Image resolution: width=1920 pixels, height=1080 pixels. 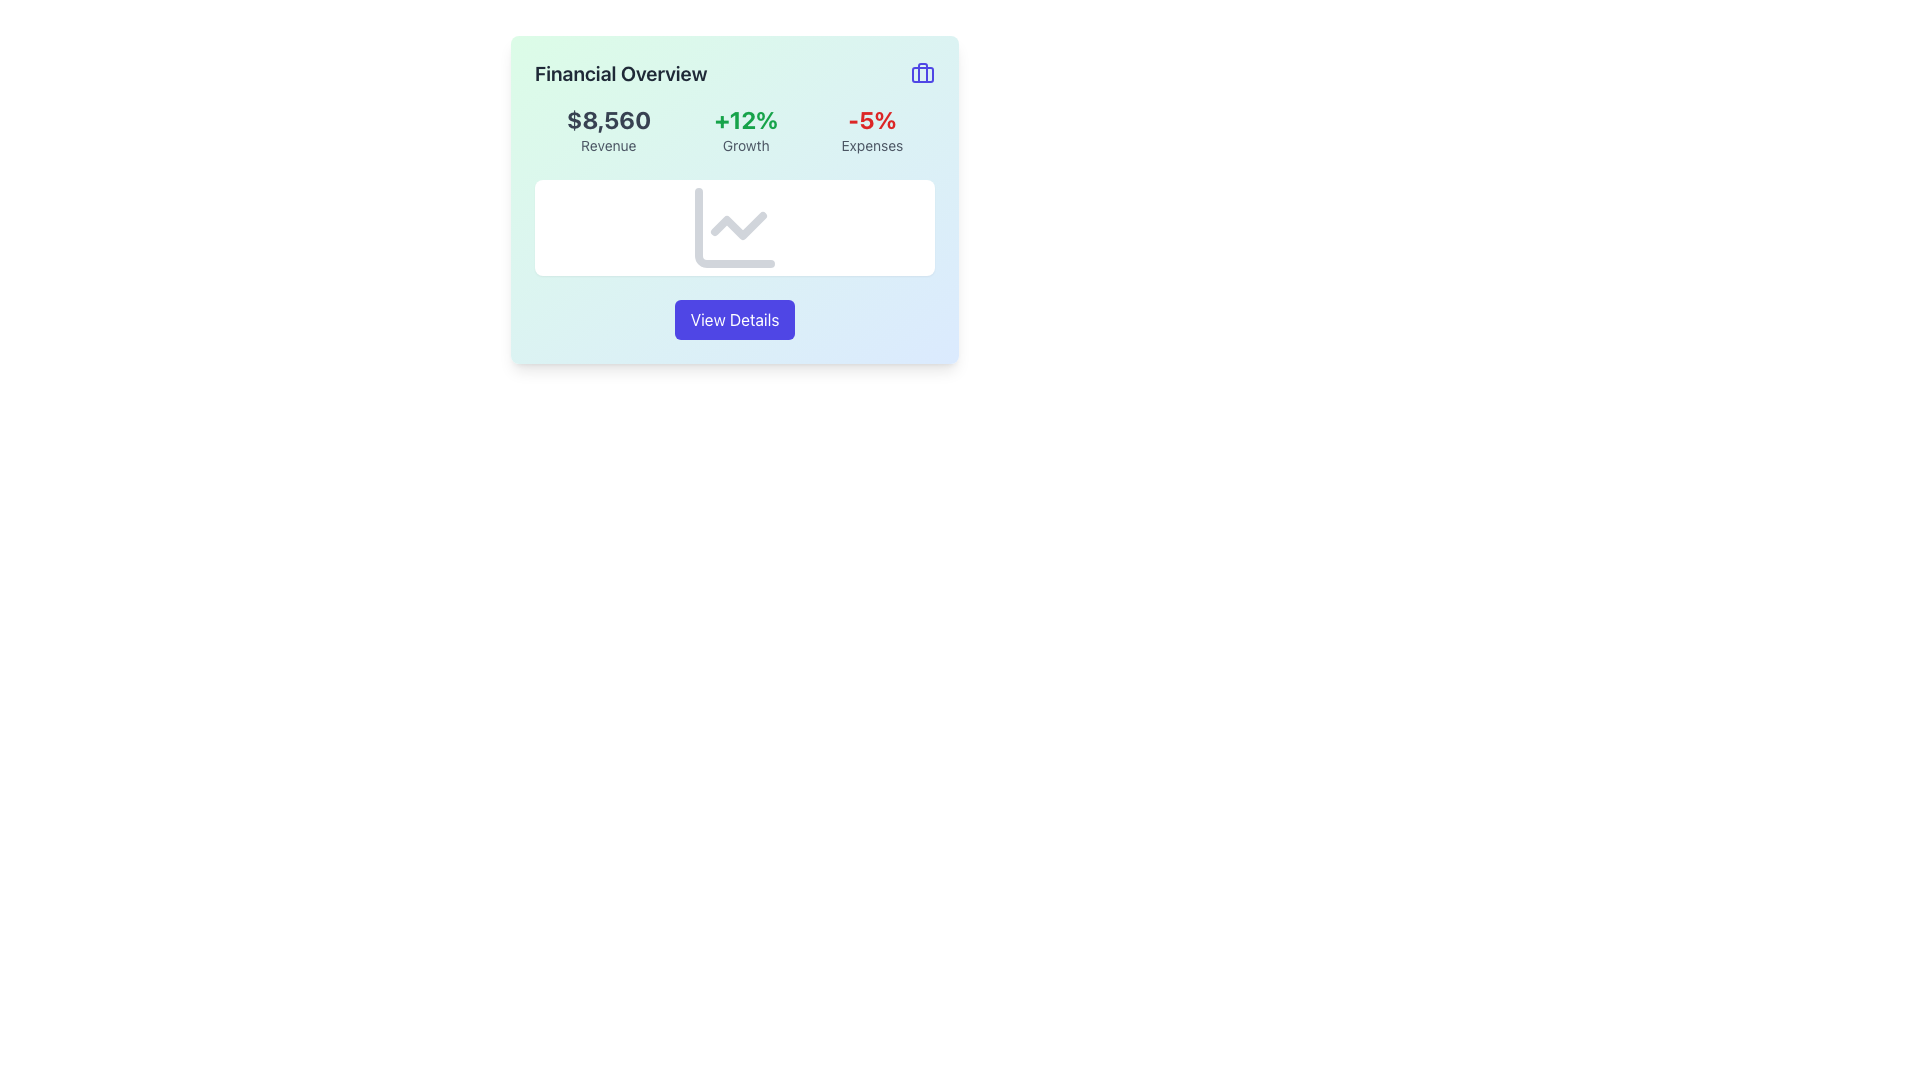 I want to click on the text label stating 'Expenses', which is styled with a small font size and light gray color, located beneath the '-5%' red text in the top-right section of the interface, so click(x=872, y=145).